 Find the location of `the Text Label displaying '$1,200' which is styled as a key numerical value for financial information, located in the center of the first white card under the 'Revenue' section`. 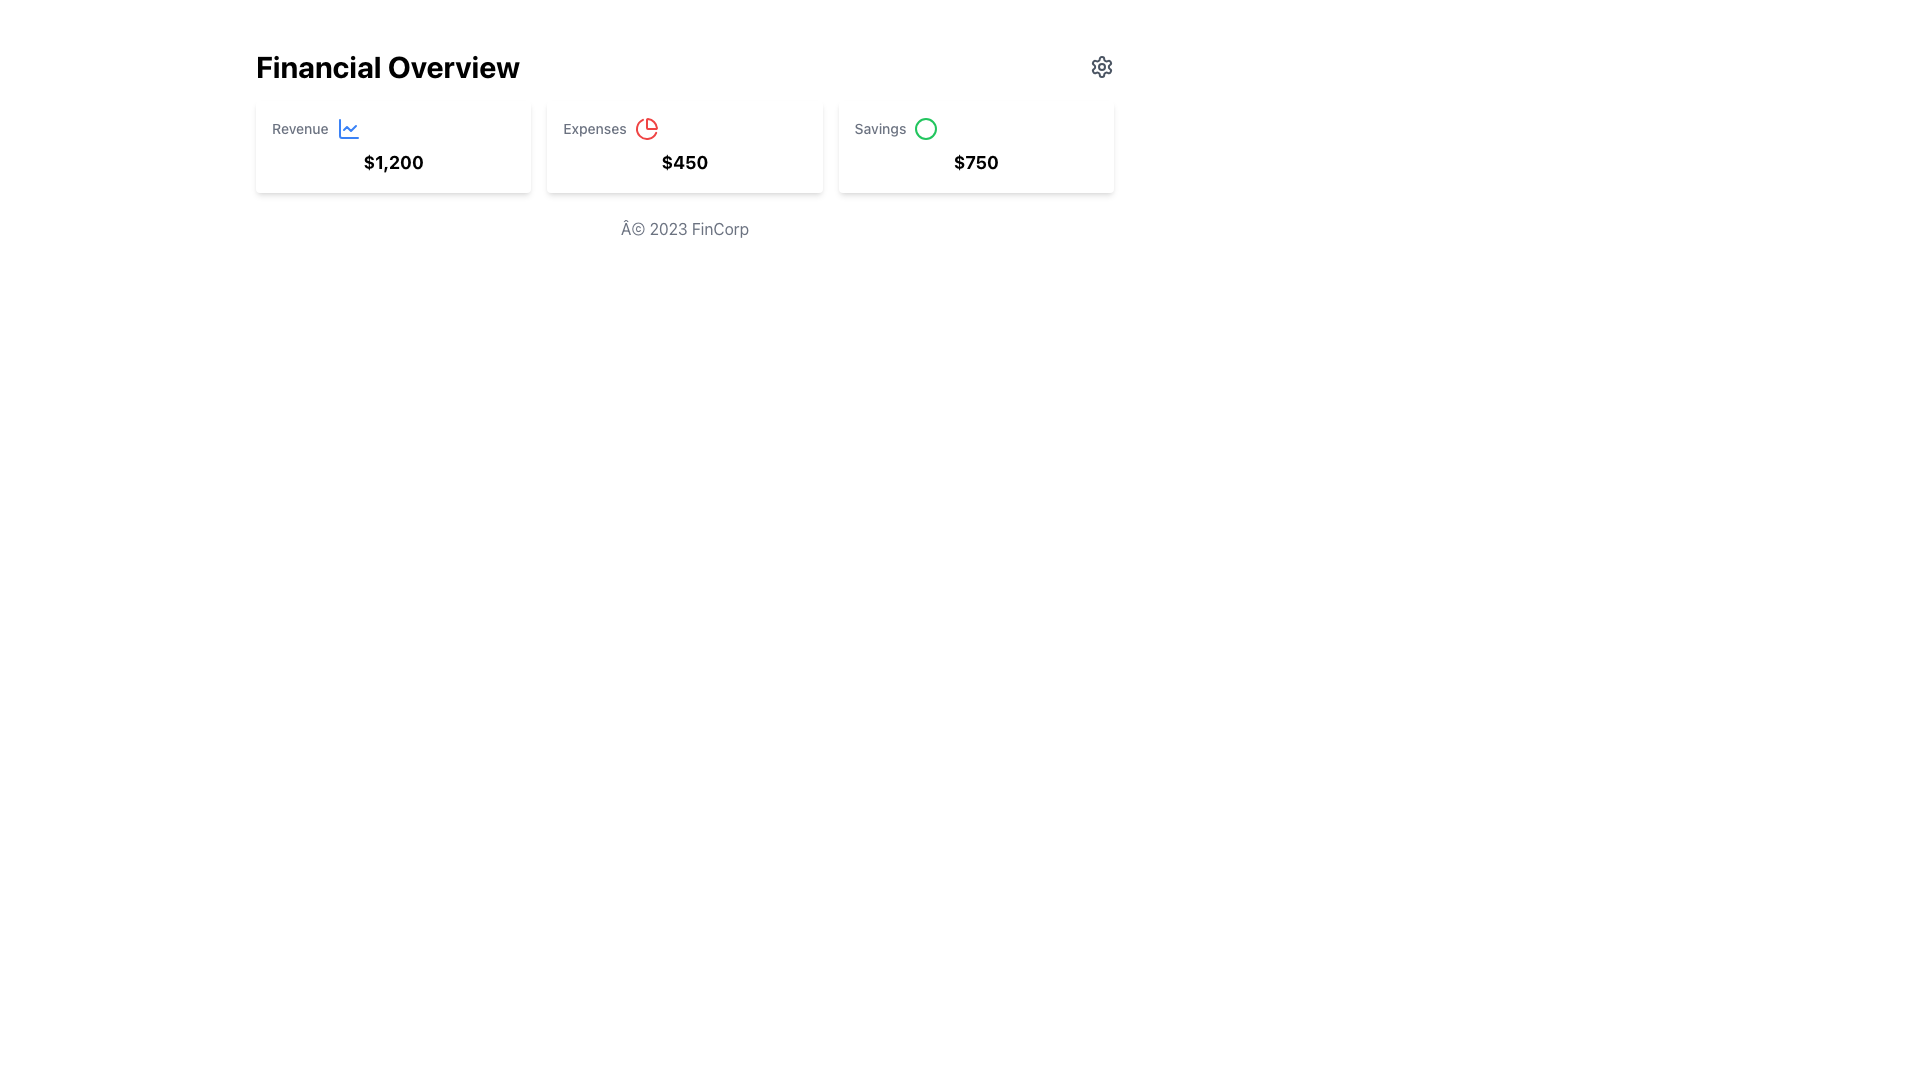

the Text Label displaying '$1,200' which is styled as a key numerical value for financial information, located in the center of the first white card under the 'Revenue' section is located at coordinates (393, 161).